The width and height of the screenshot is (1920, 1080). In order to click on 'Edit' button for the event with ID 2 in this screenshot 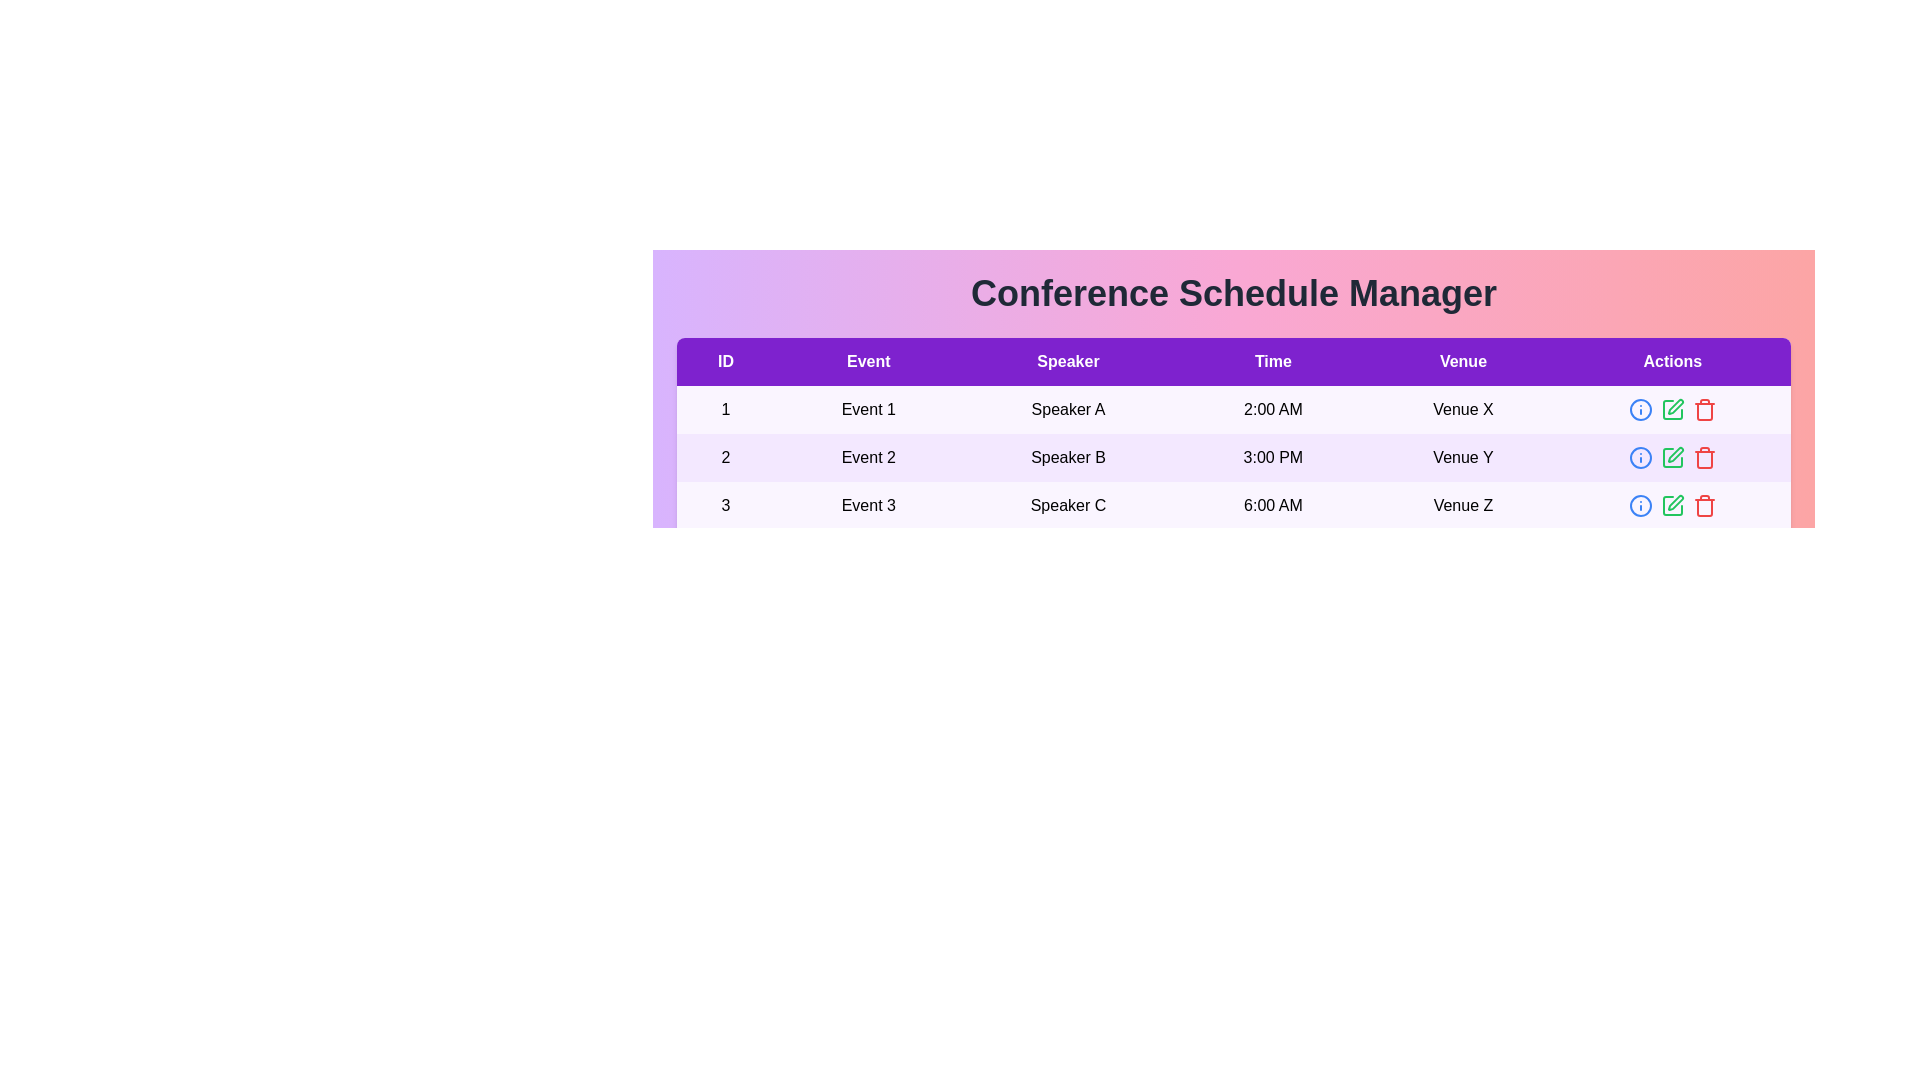, I will do `click(1672, 458)`.